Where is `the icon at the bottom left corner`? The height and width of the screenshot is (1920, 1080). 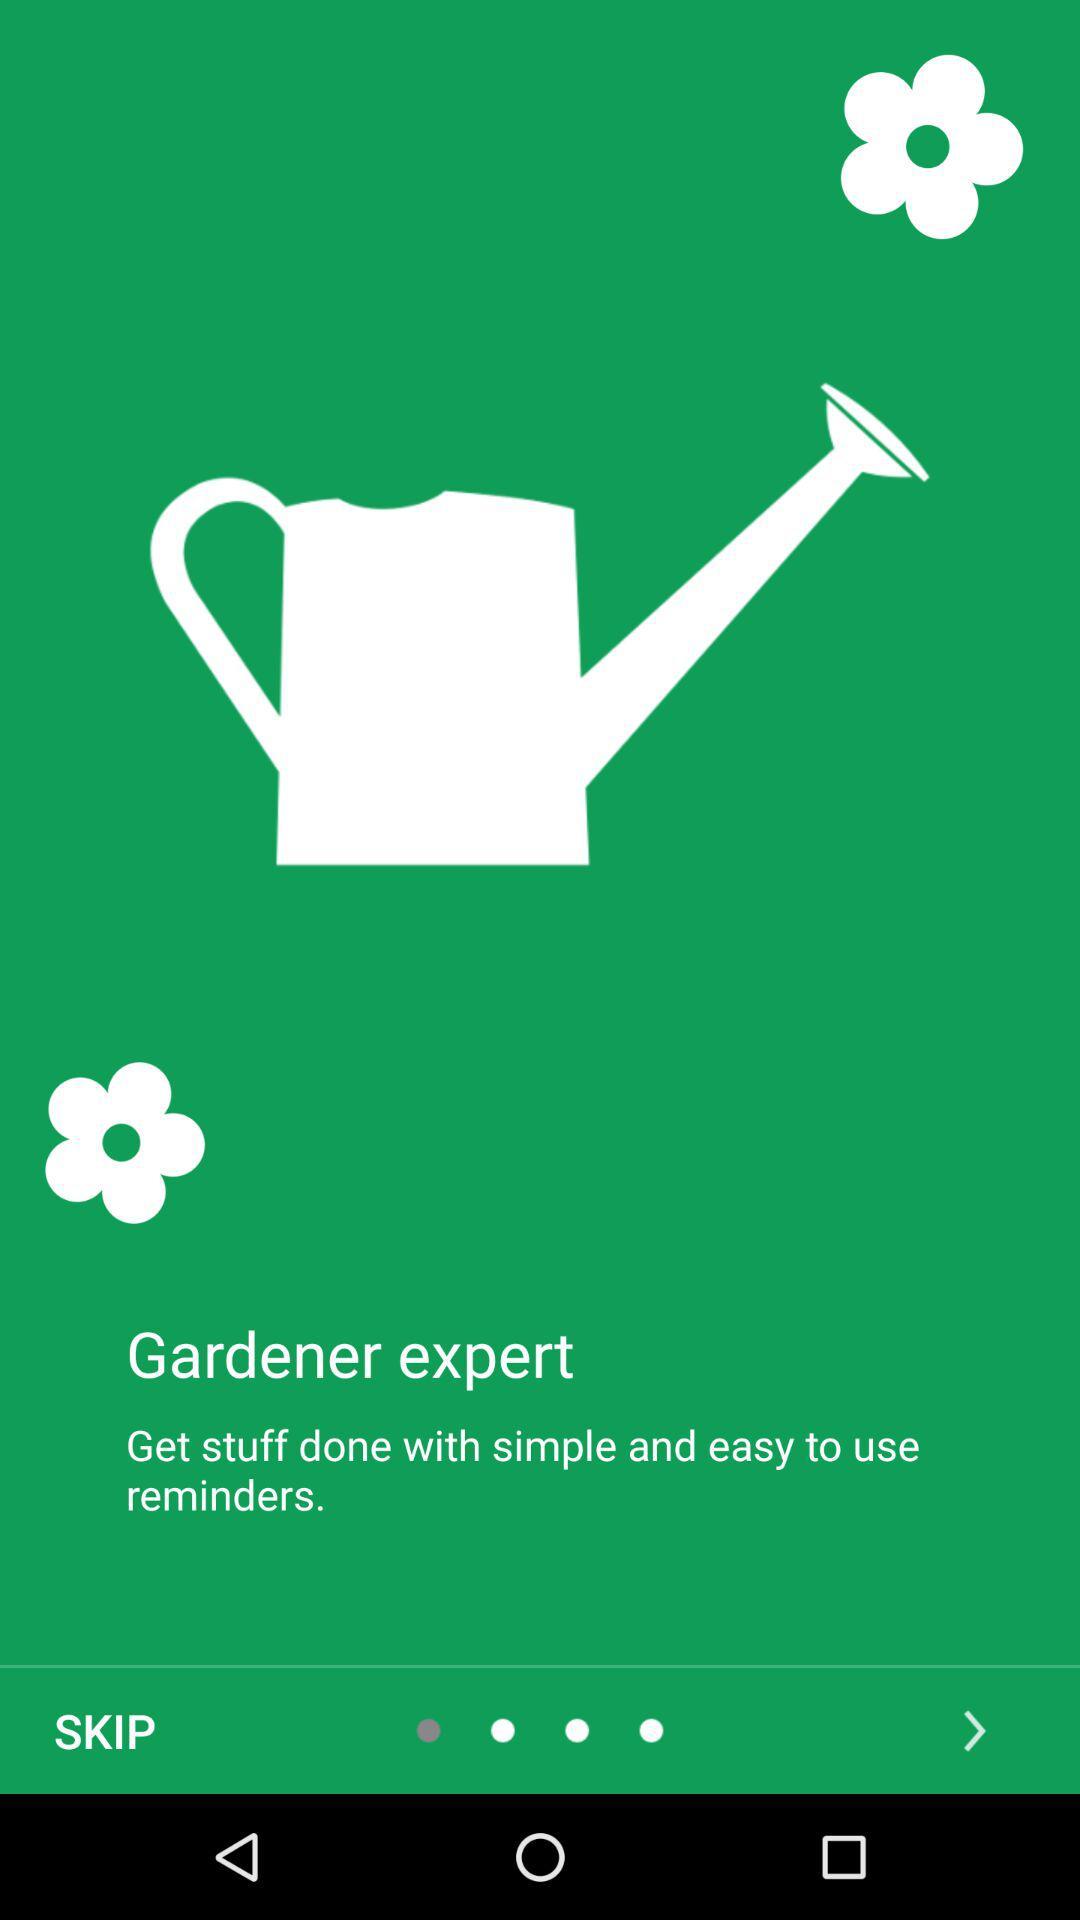 the icon at the bottom left corner is located at coordinates (104, 1730).